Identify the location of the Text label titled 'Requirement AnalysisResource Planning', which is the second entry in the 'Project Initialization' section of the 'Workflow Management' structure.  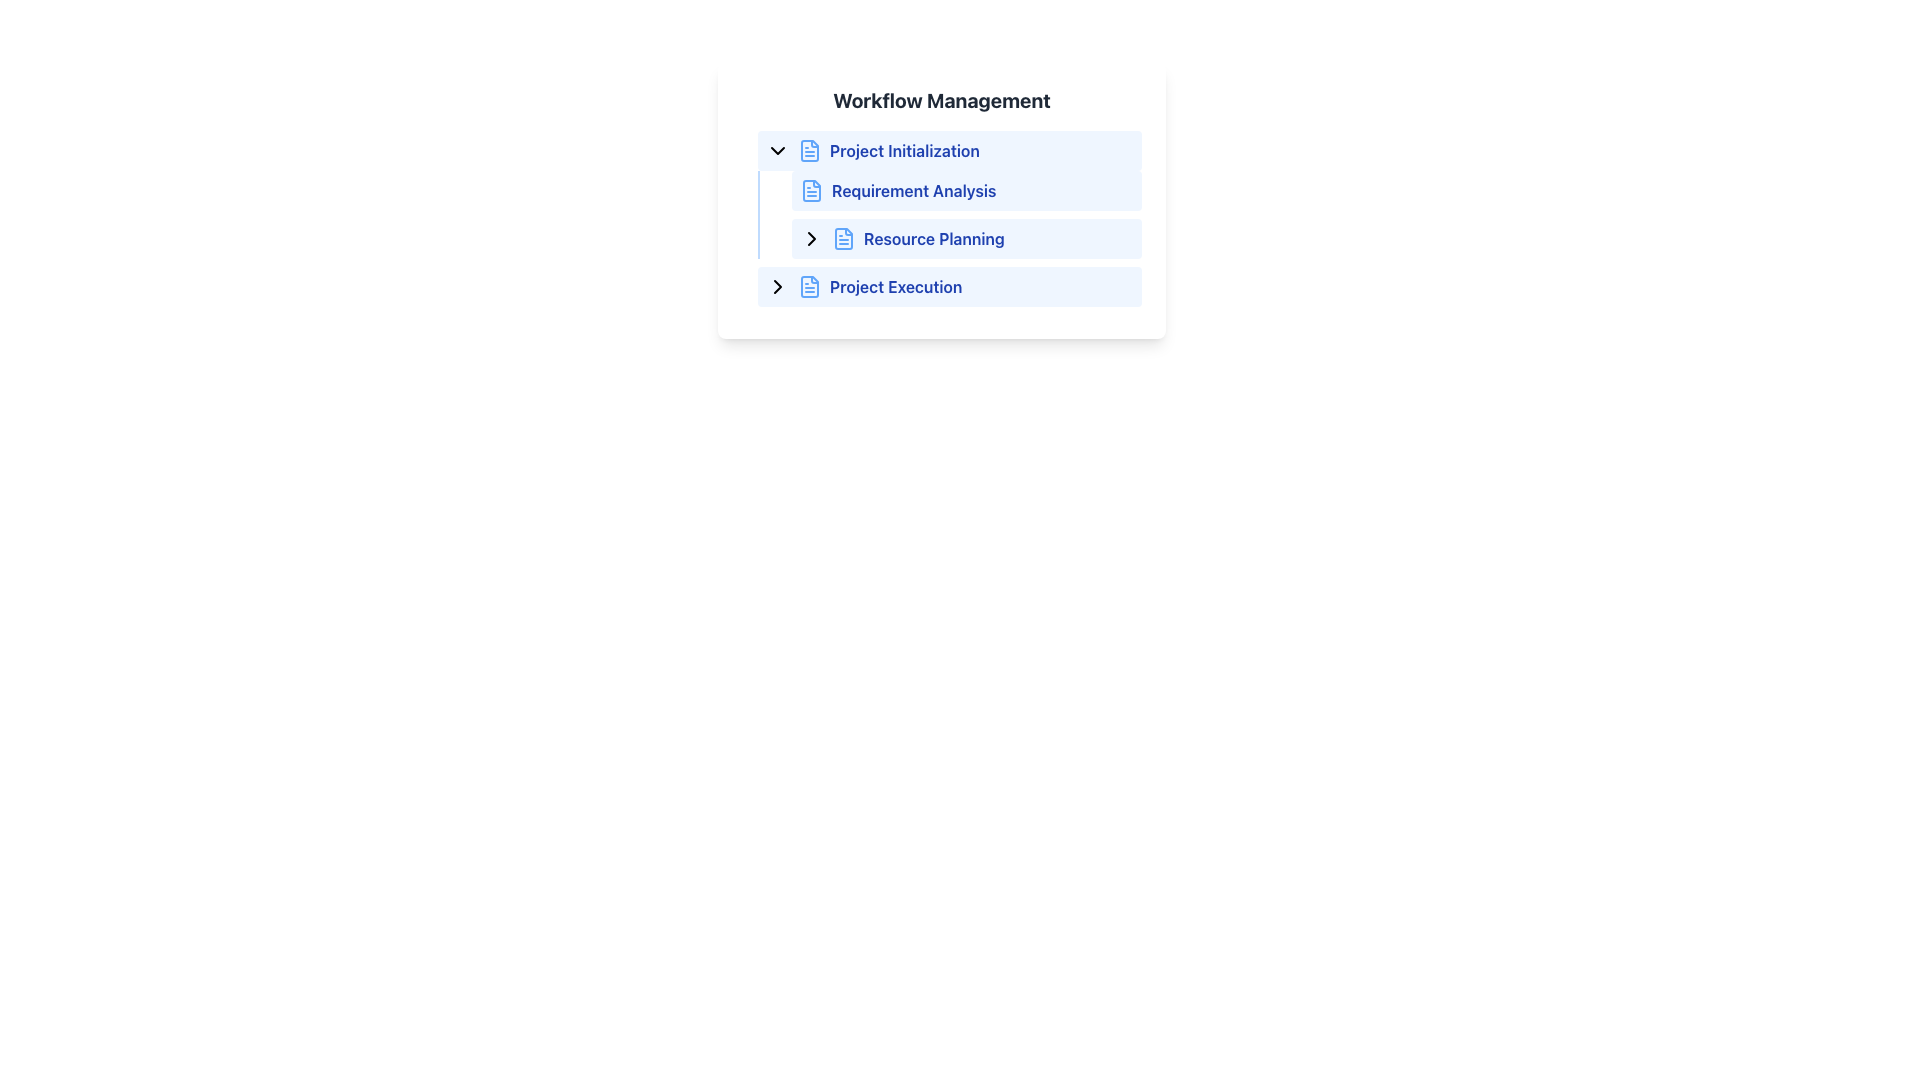
(949, 195).